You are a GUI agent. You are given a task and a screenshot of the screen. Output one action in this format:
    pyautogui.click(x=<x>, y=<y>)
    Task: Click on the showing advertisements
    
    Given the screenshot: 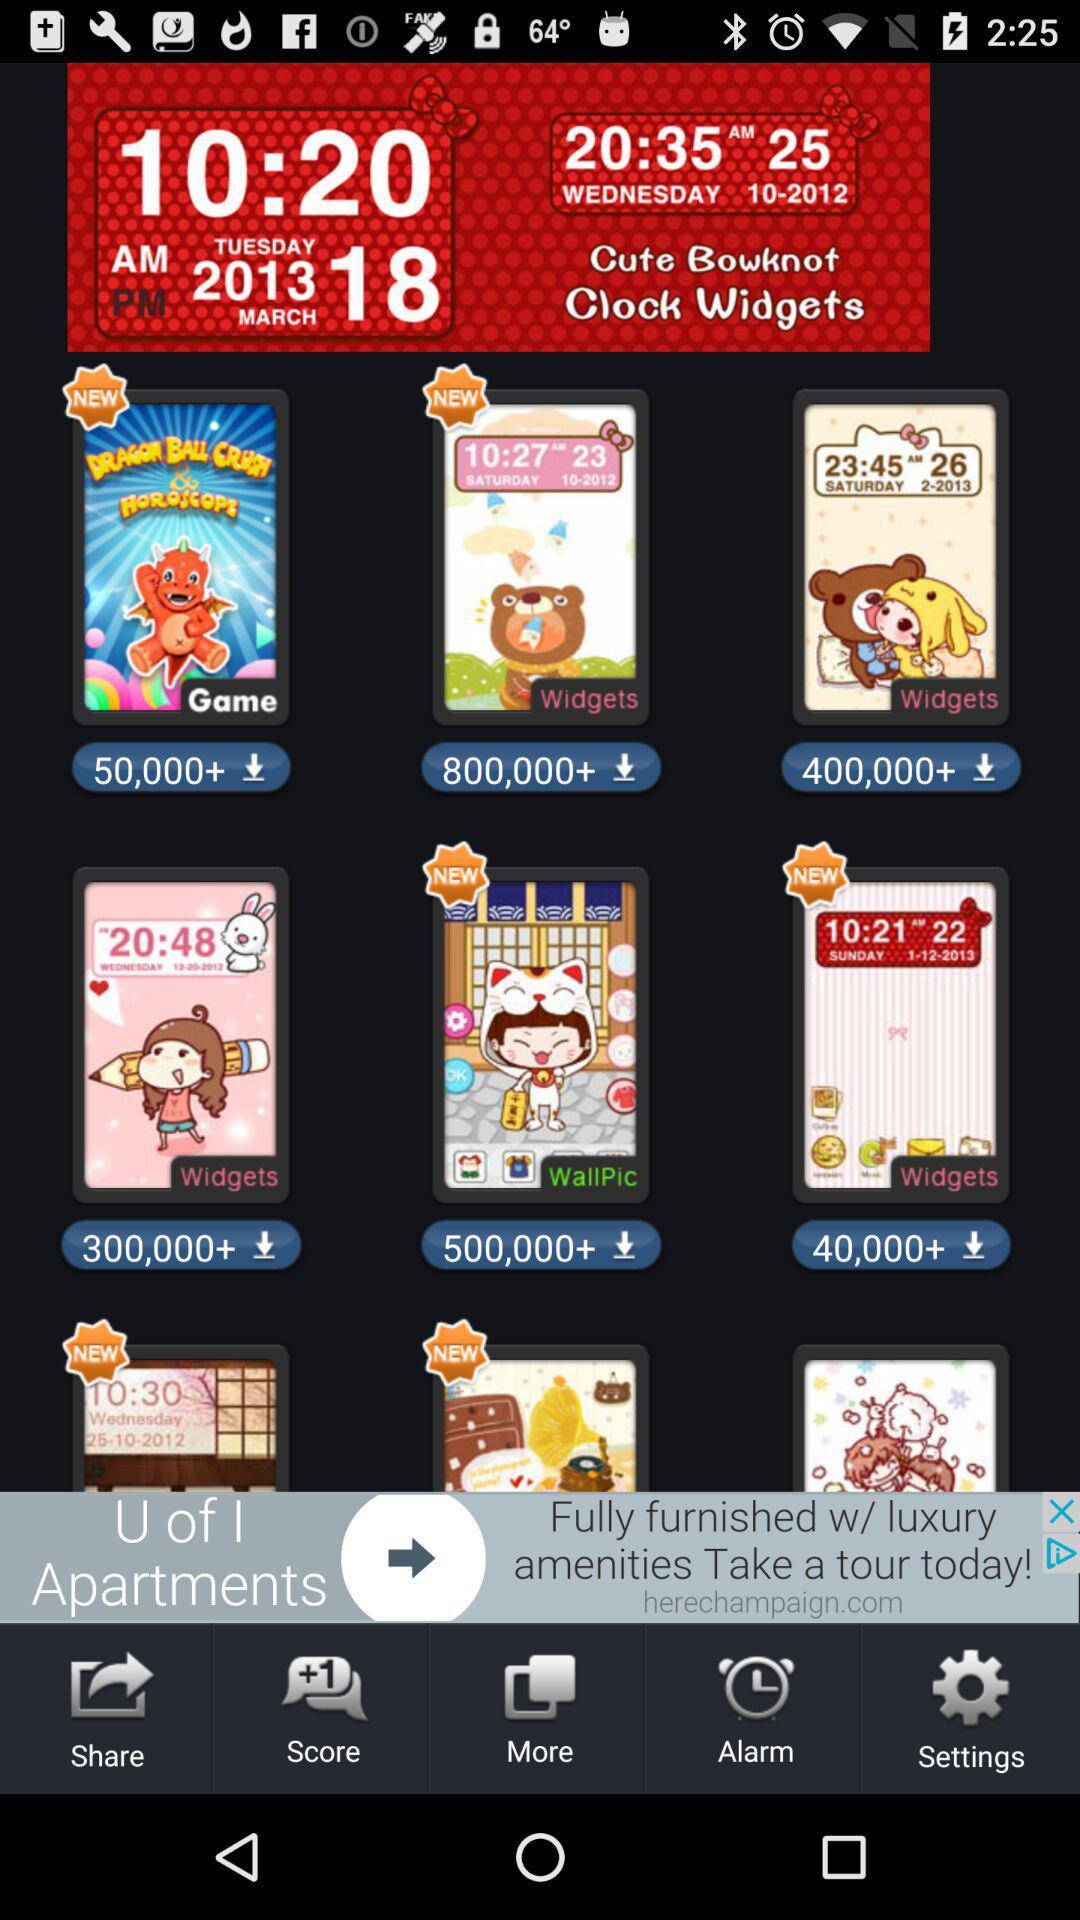 What is the action you would take?
    pyautogui.click(x=540, y=1556)
    